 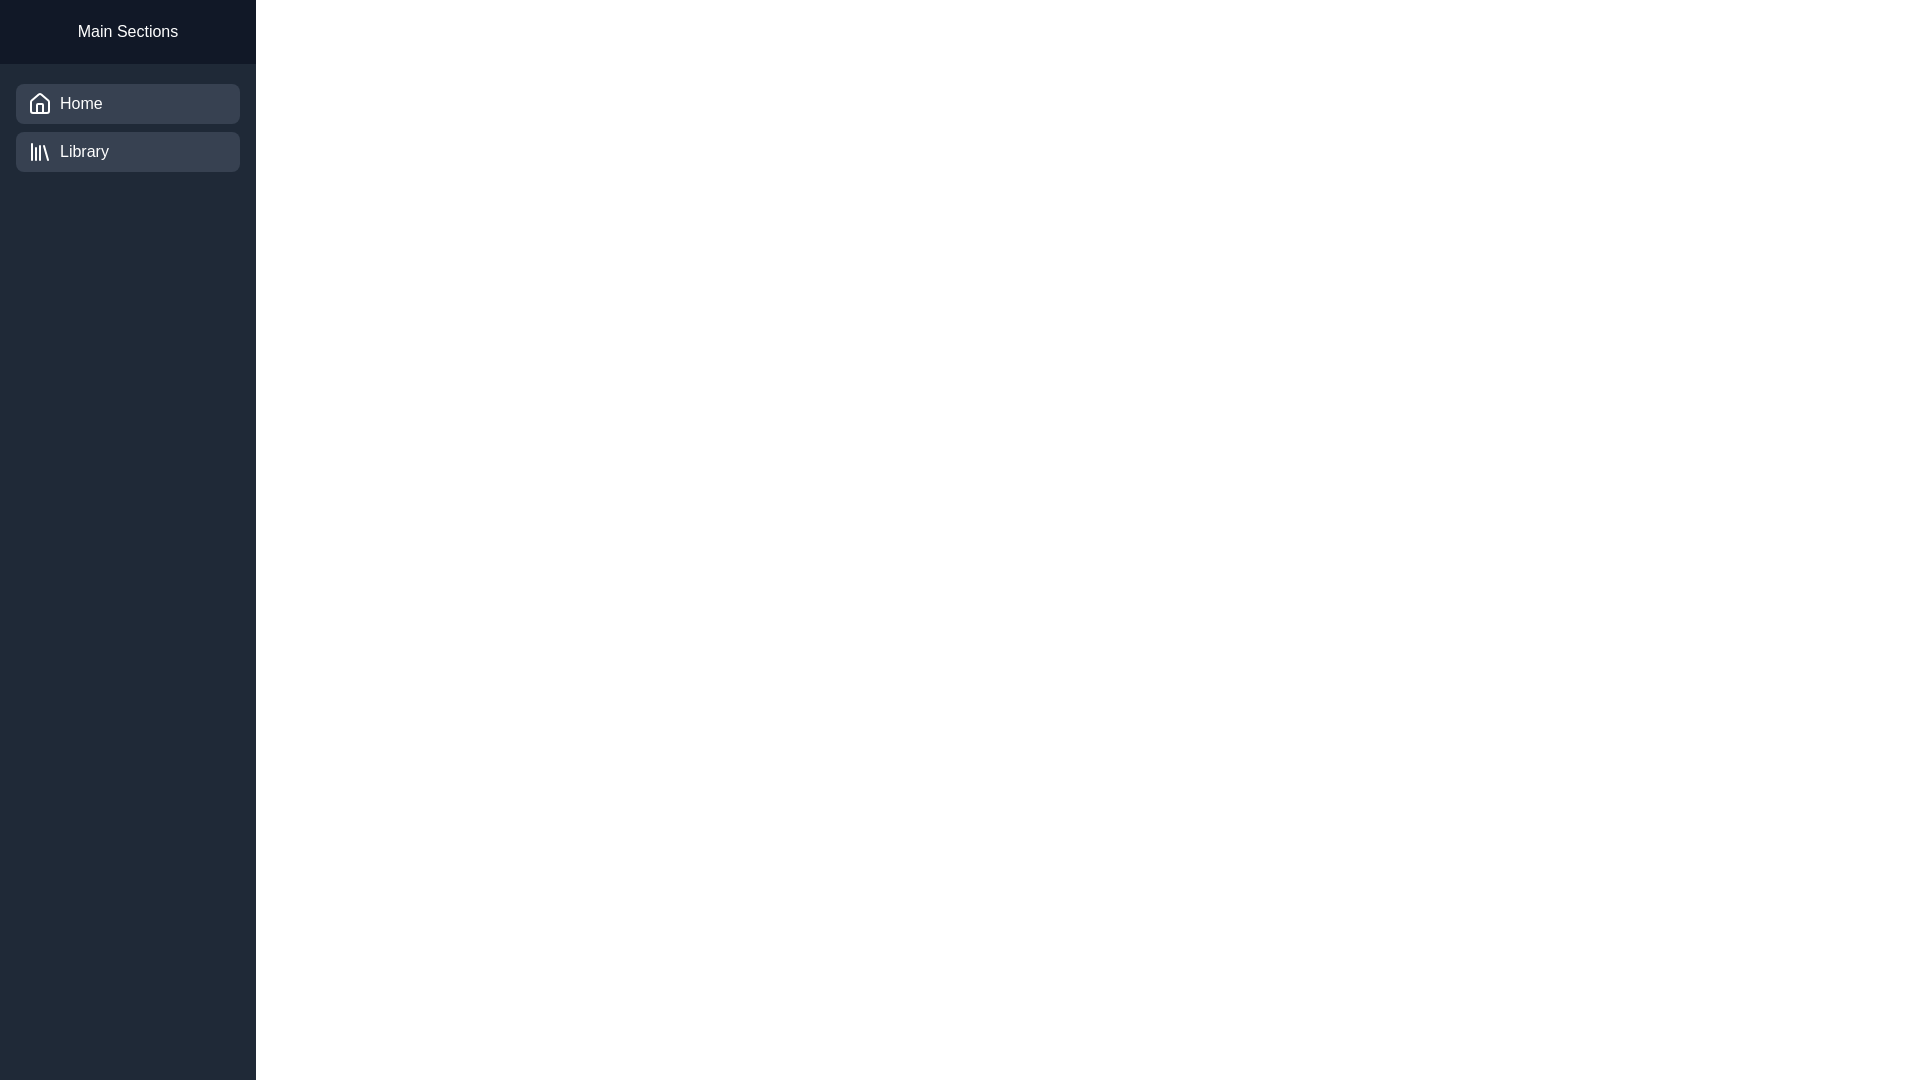 What do you see at coordinates (127, 31) in the screenshot?
I see `the text of the 'Main Sections' header` at bounding box center [127, 31].